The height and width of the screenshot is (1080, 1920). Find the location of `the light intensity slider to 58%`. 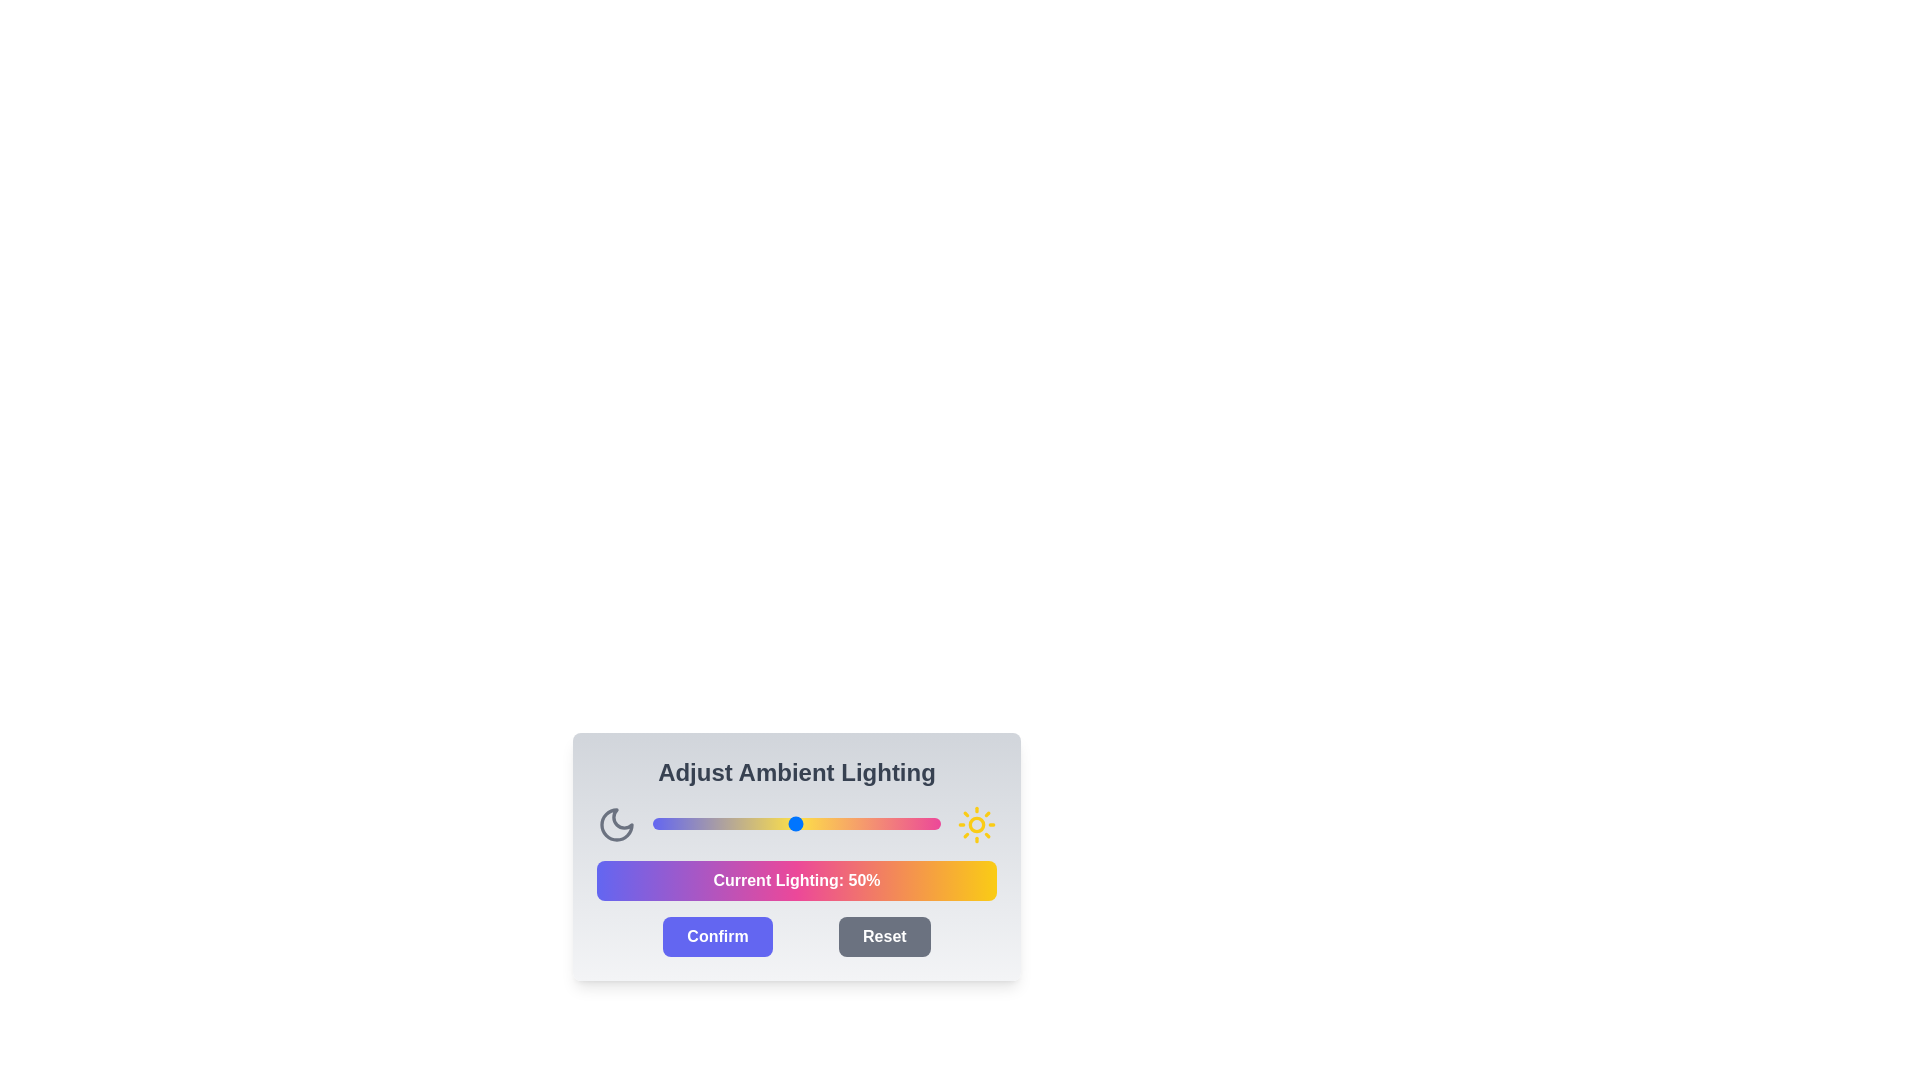

the light intensity slider to 58% is located at coordinates (820, 824).